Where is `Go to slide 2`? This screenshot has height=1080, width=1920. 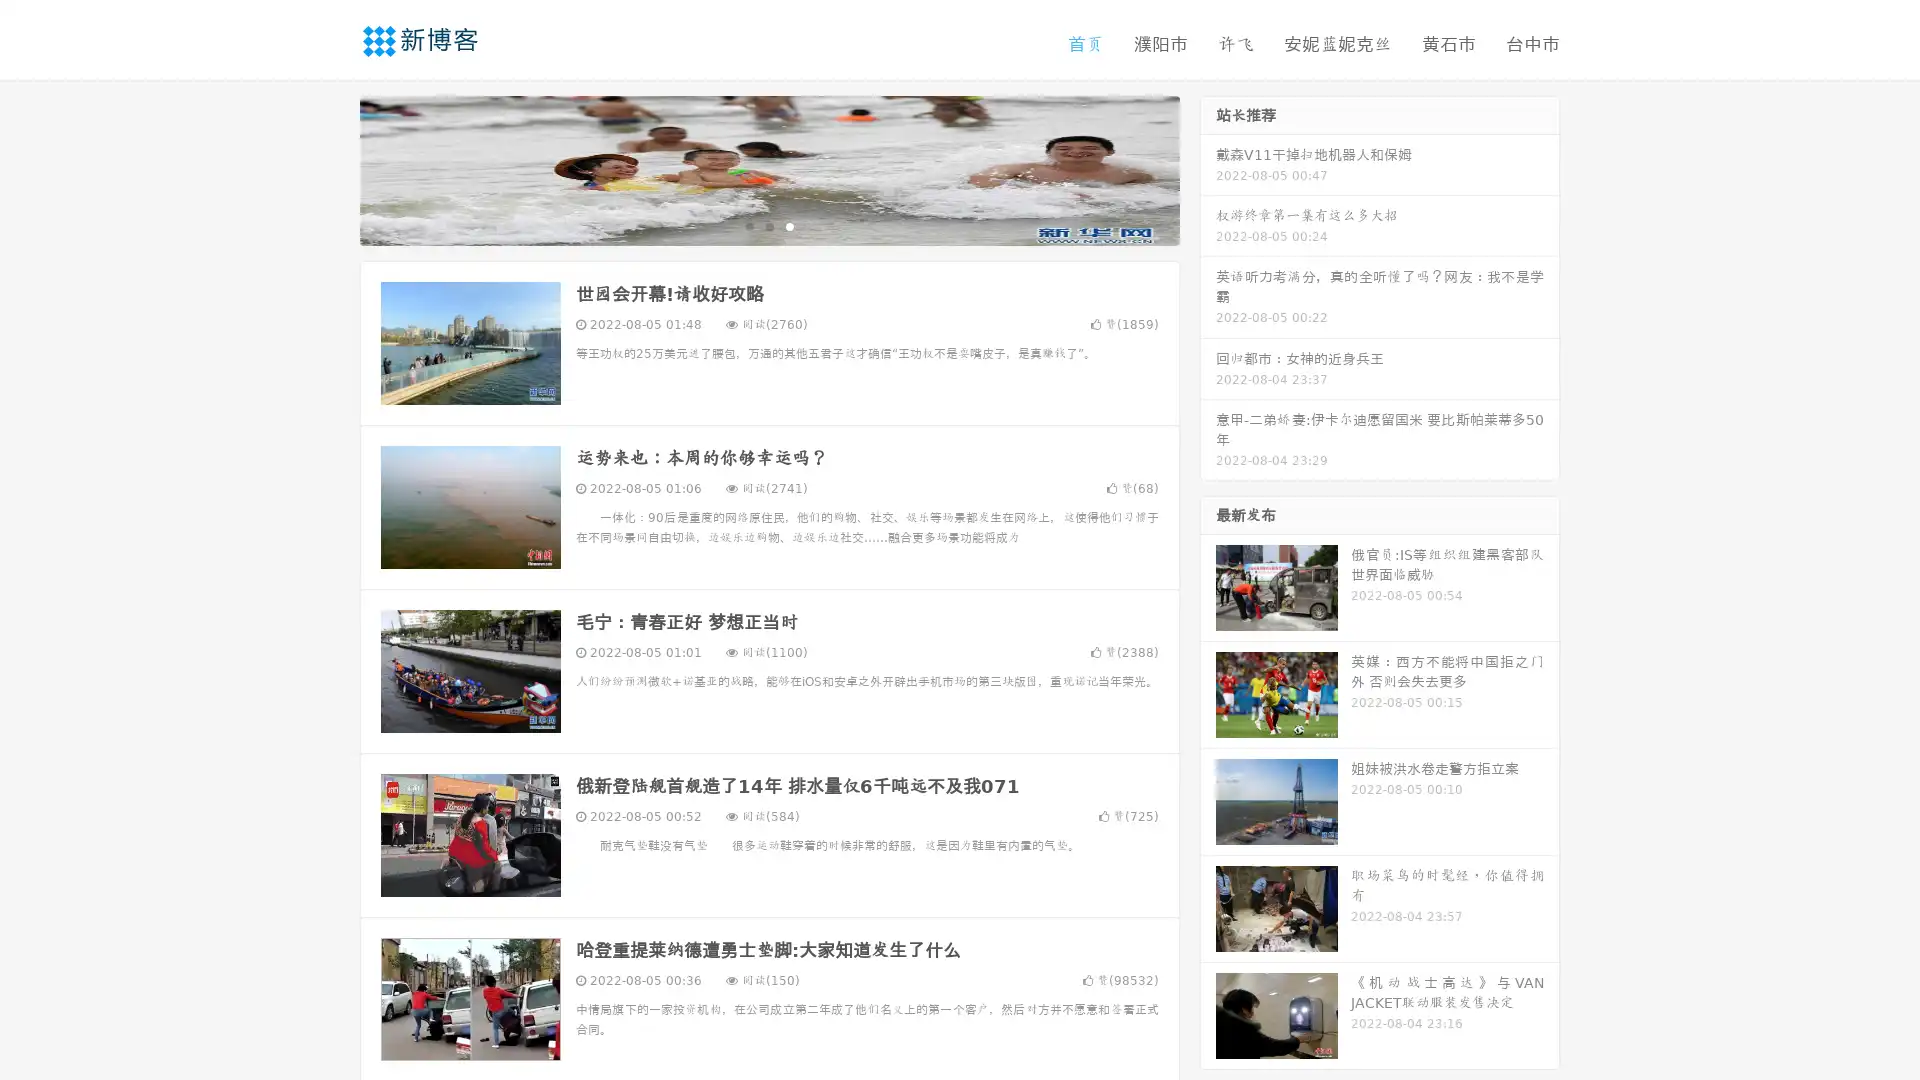
Go to slide 2 is located at coordinates (768, 225).